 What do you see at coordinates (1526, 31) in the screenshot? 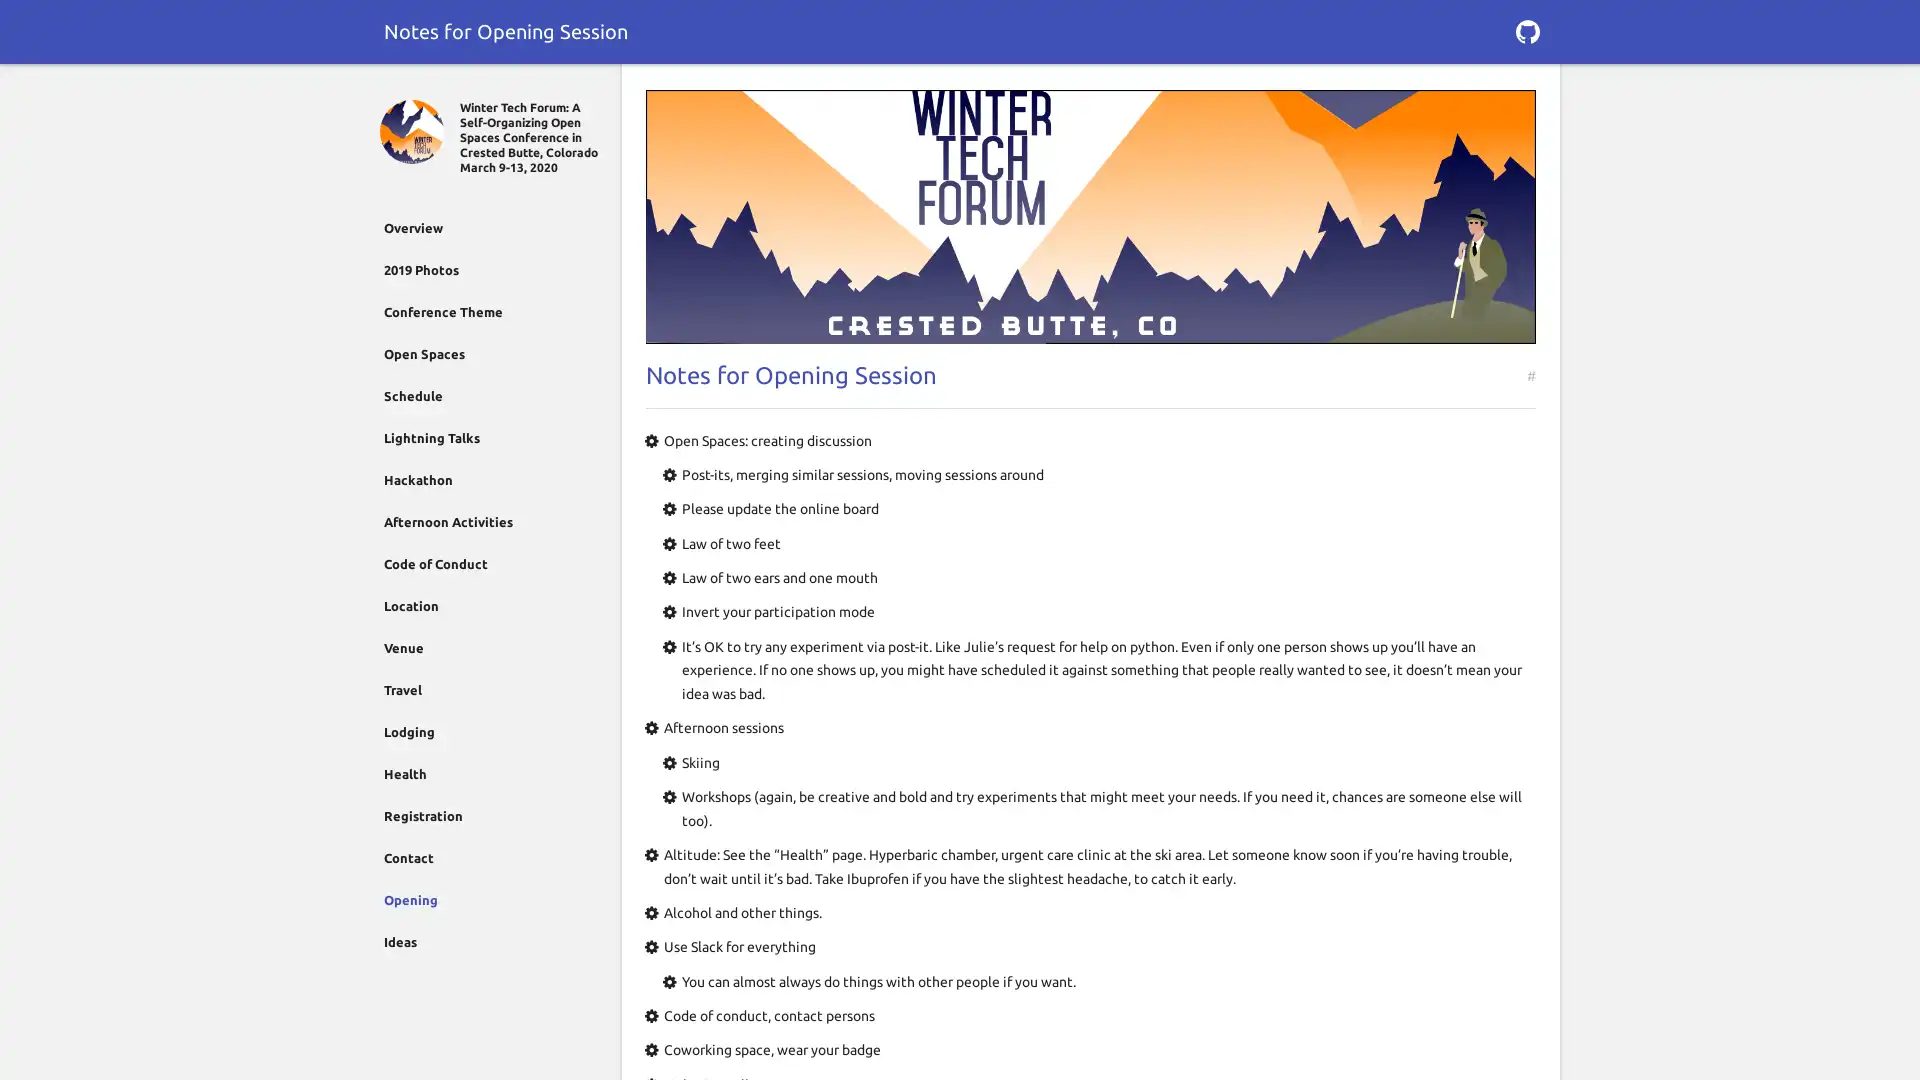
I see `GitHub` at bounding box center [1526, 31].